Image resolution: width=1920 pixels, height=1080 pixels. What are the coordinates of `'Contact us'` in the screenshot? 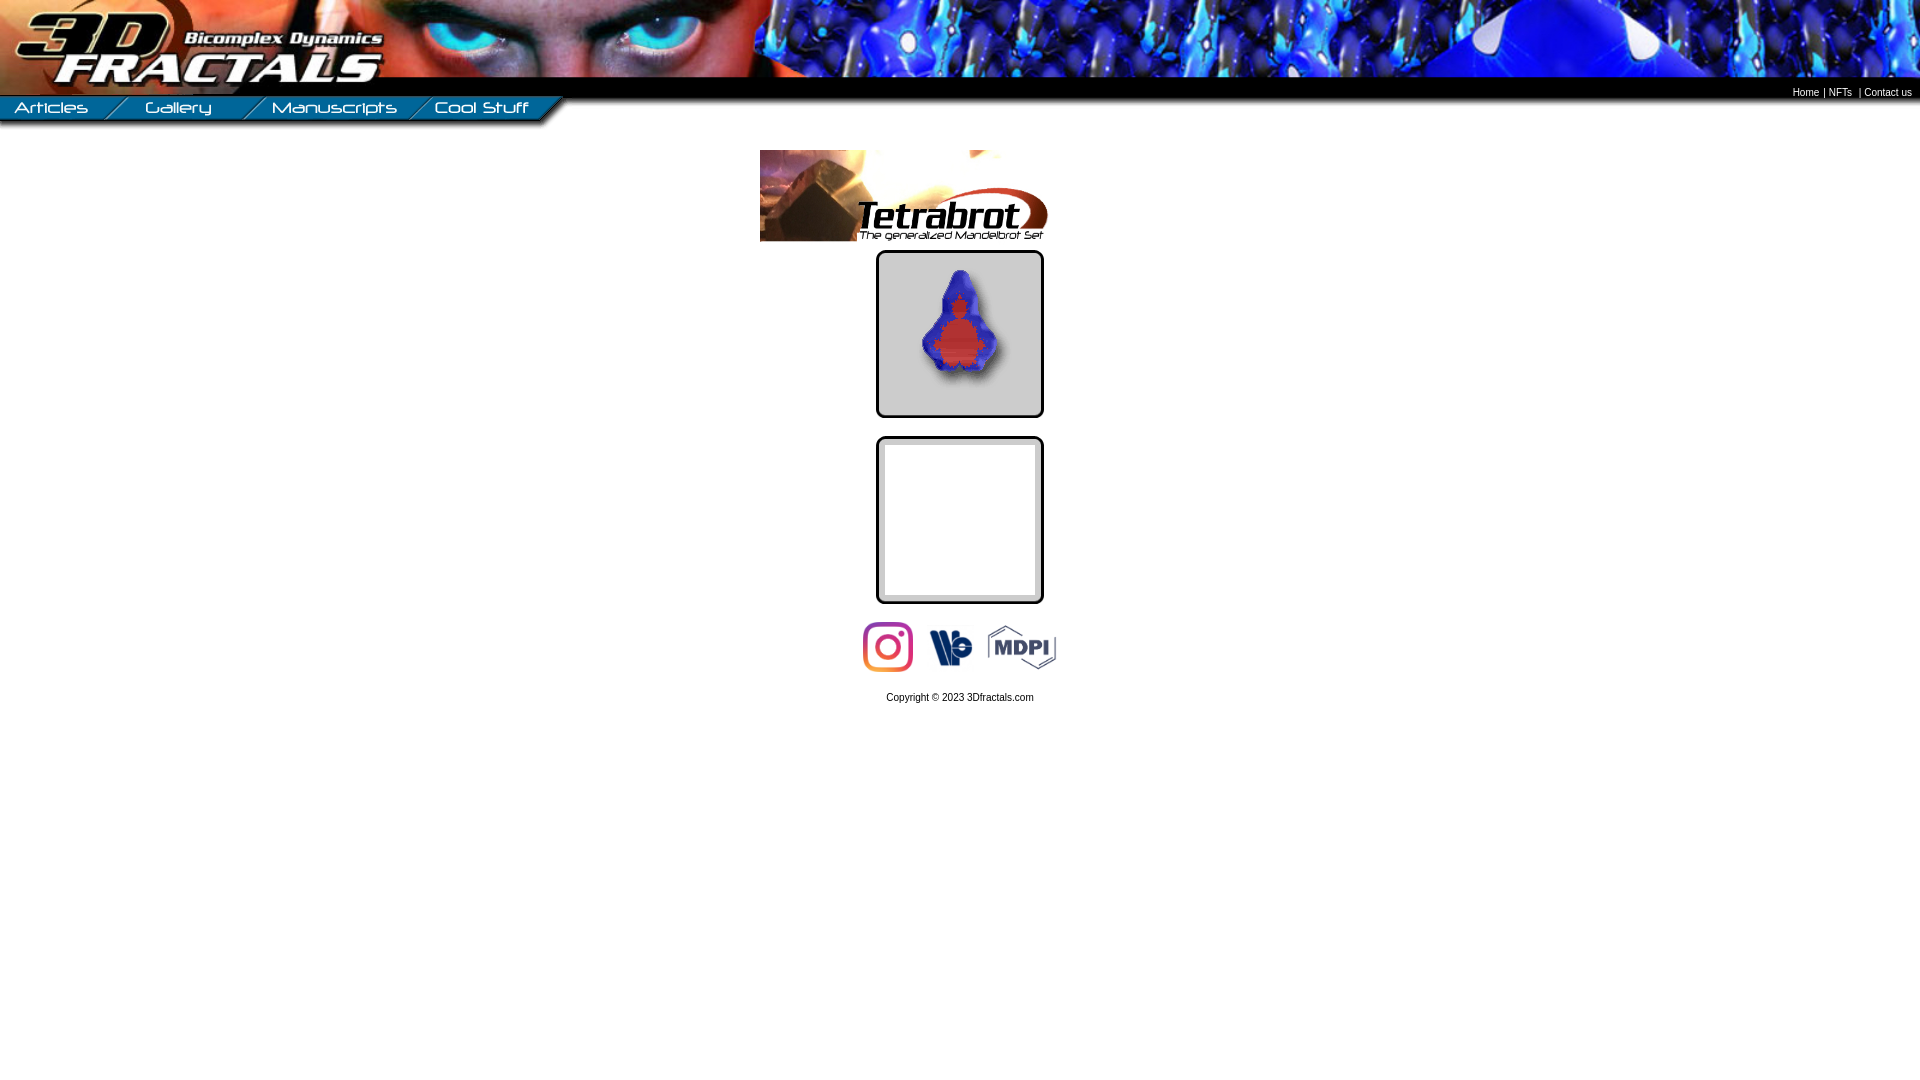 It's located at (1862, 92).